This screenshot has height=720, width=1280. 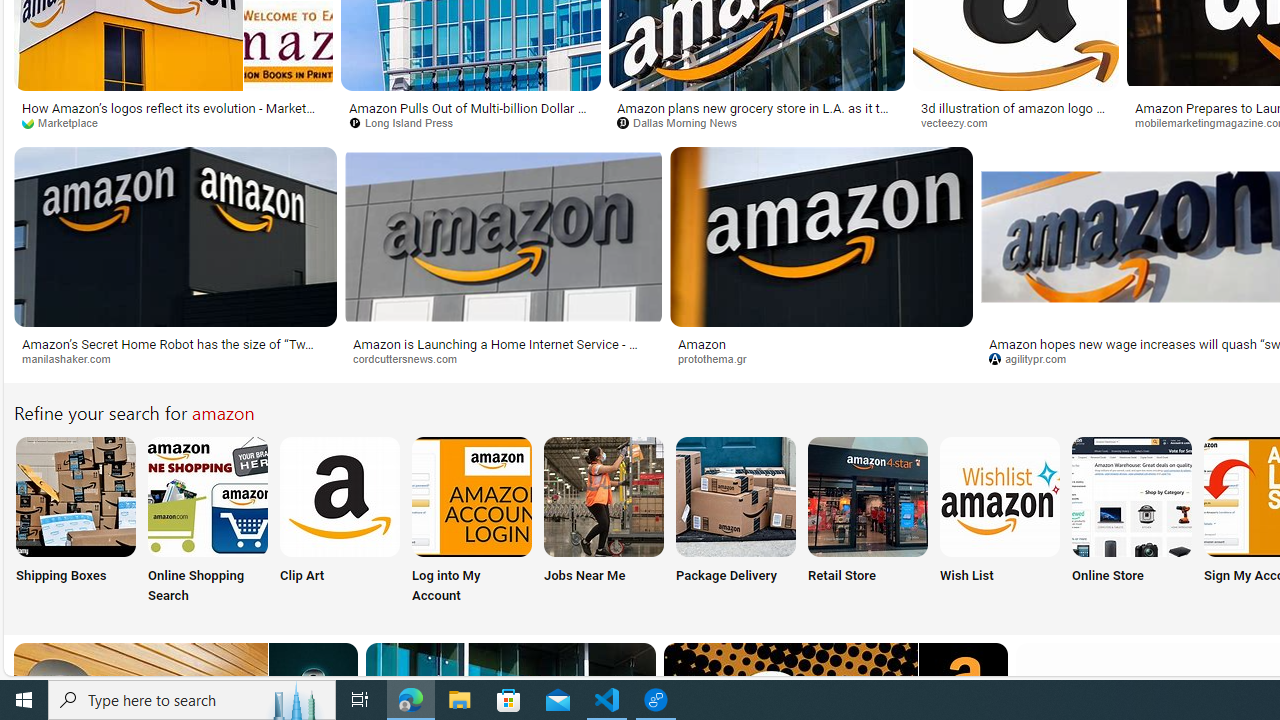 What do you see at coordinates (603, 521) in the screenshot?
I see `'Jobs Near Me'` at bounding box center [603, 521].